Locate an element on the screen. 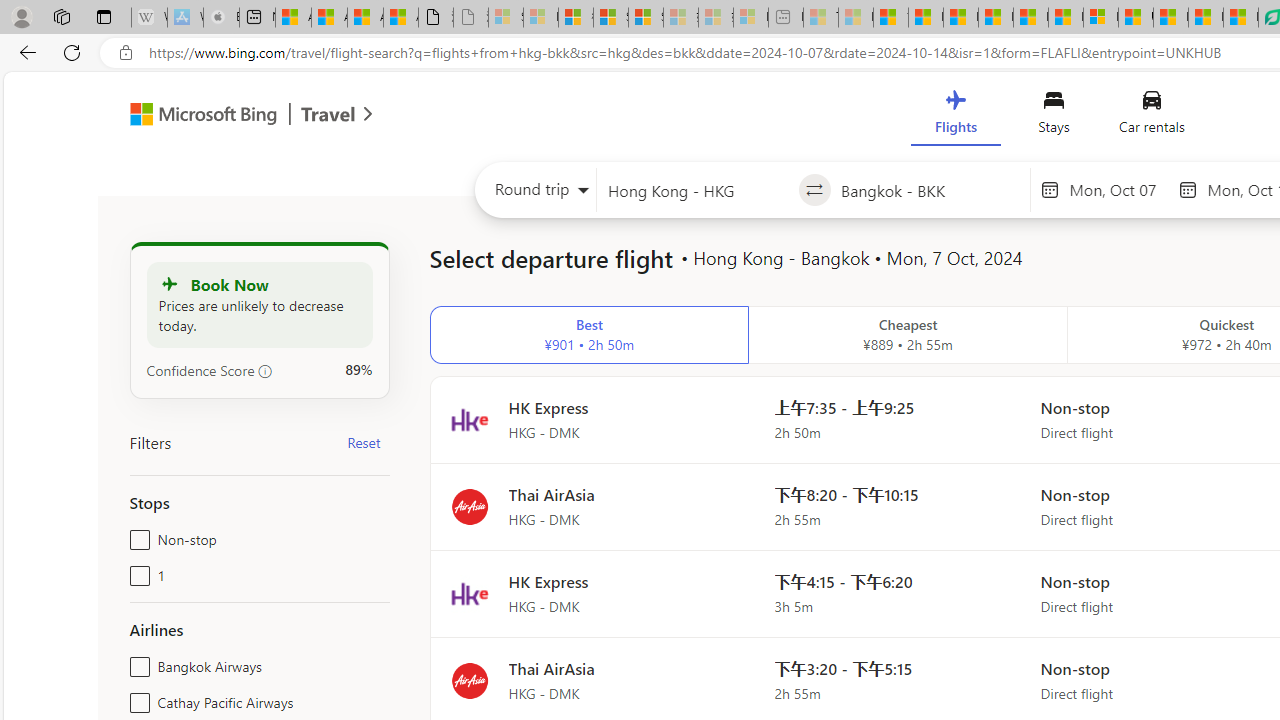  'Food and Drink - MSN' is located at coordinates (925, 17).